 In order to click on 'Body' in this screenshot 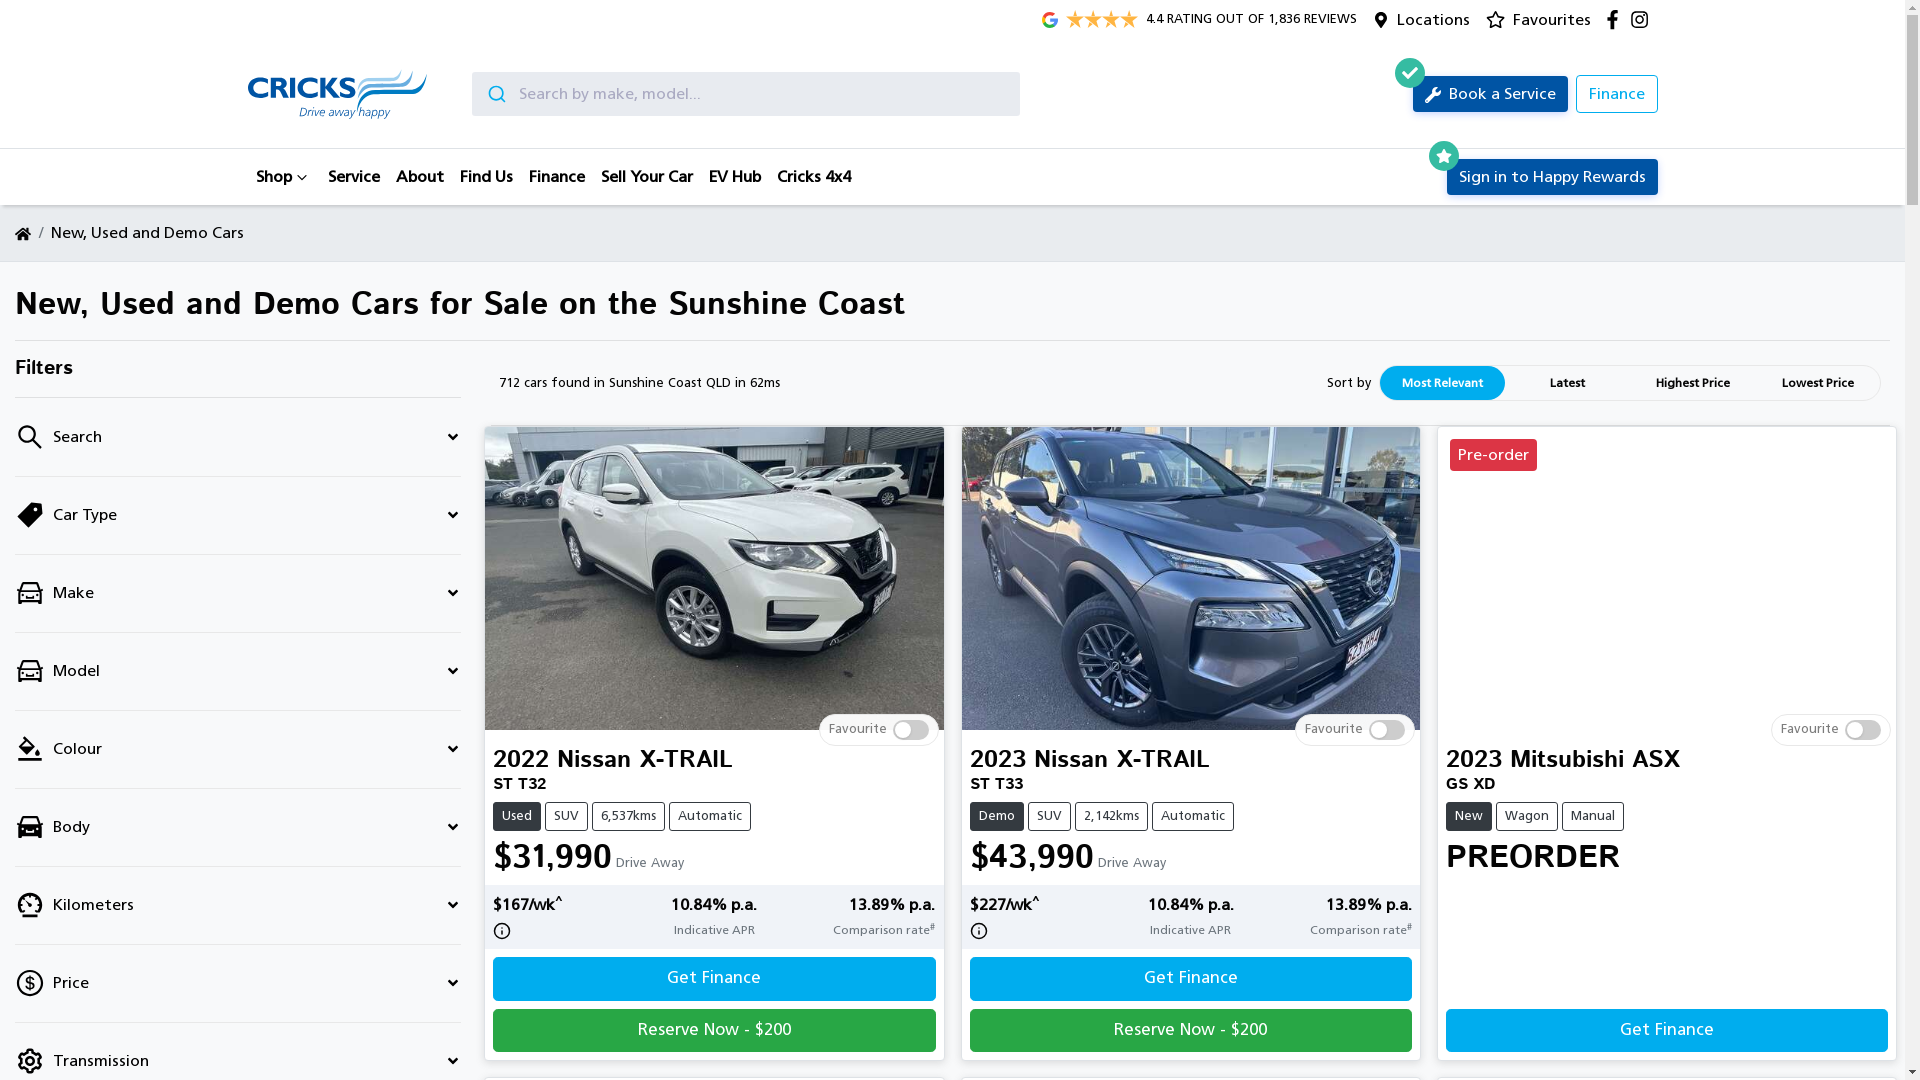, I will do `click(238, 827)`.